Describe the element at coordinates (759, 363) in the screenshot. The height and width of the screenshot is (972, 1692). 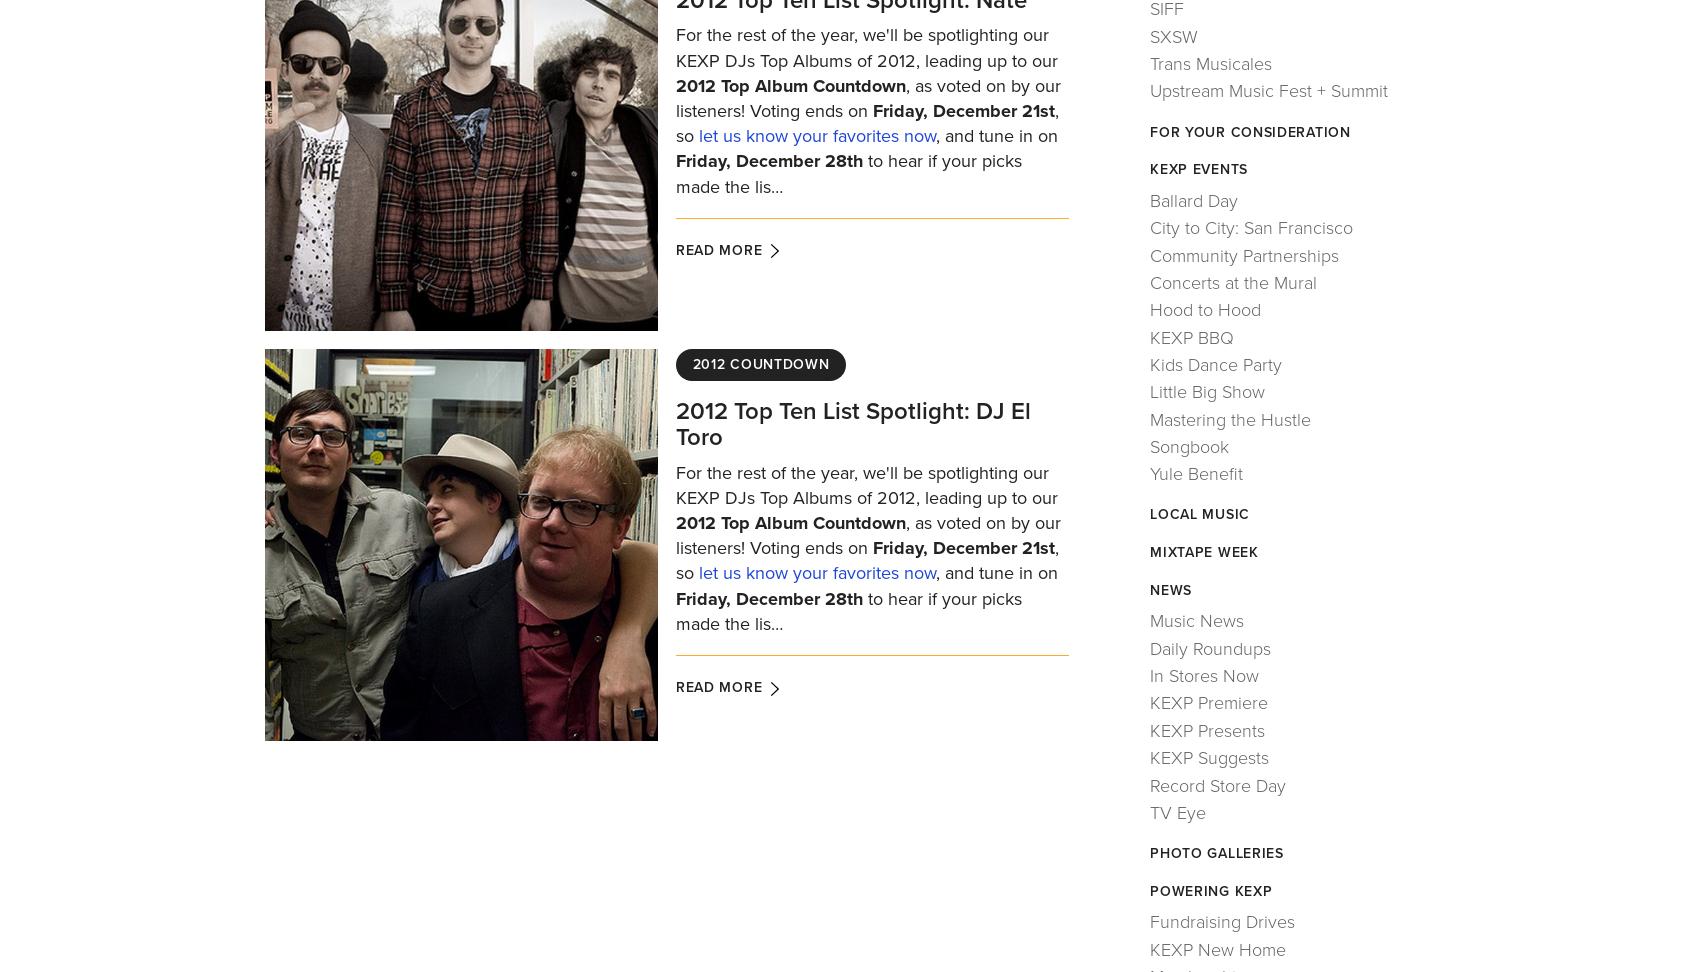
I see `'2012 Countdown'` at that location.